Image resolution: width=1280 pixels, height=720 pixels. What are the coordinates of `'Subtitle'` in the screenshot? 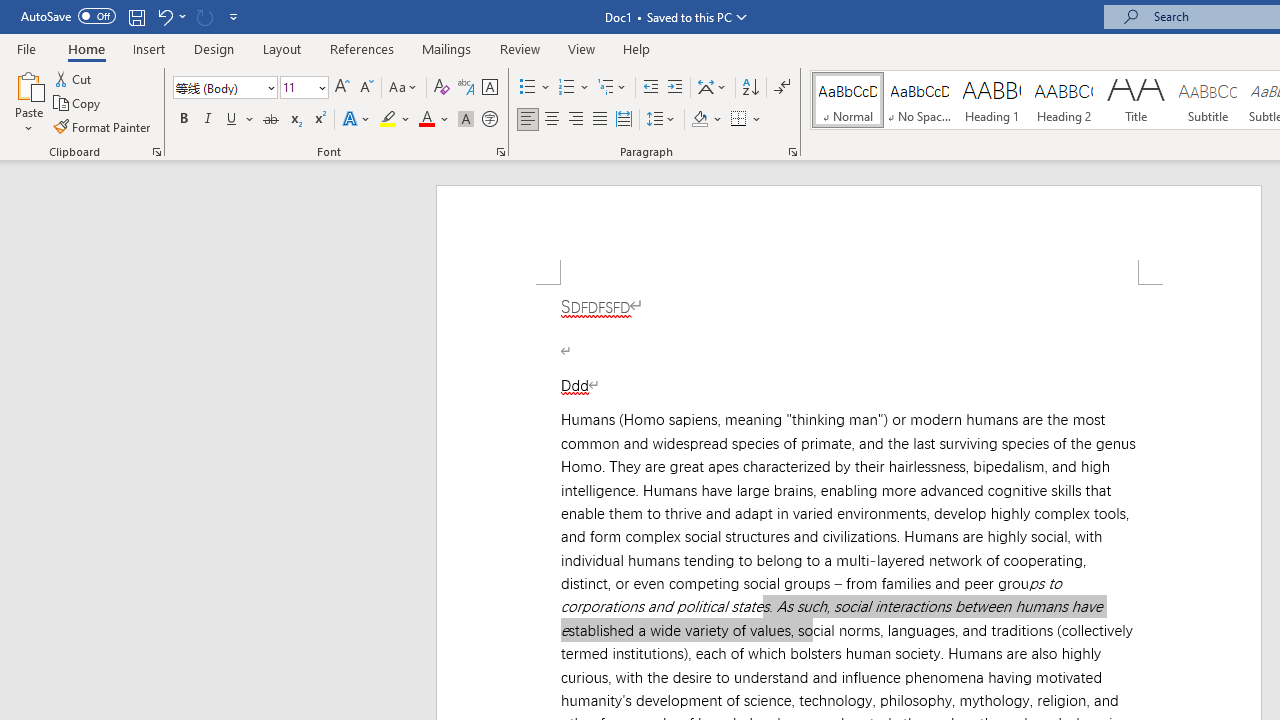 It's located at (1207, 100).